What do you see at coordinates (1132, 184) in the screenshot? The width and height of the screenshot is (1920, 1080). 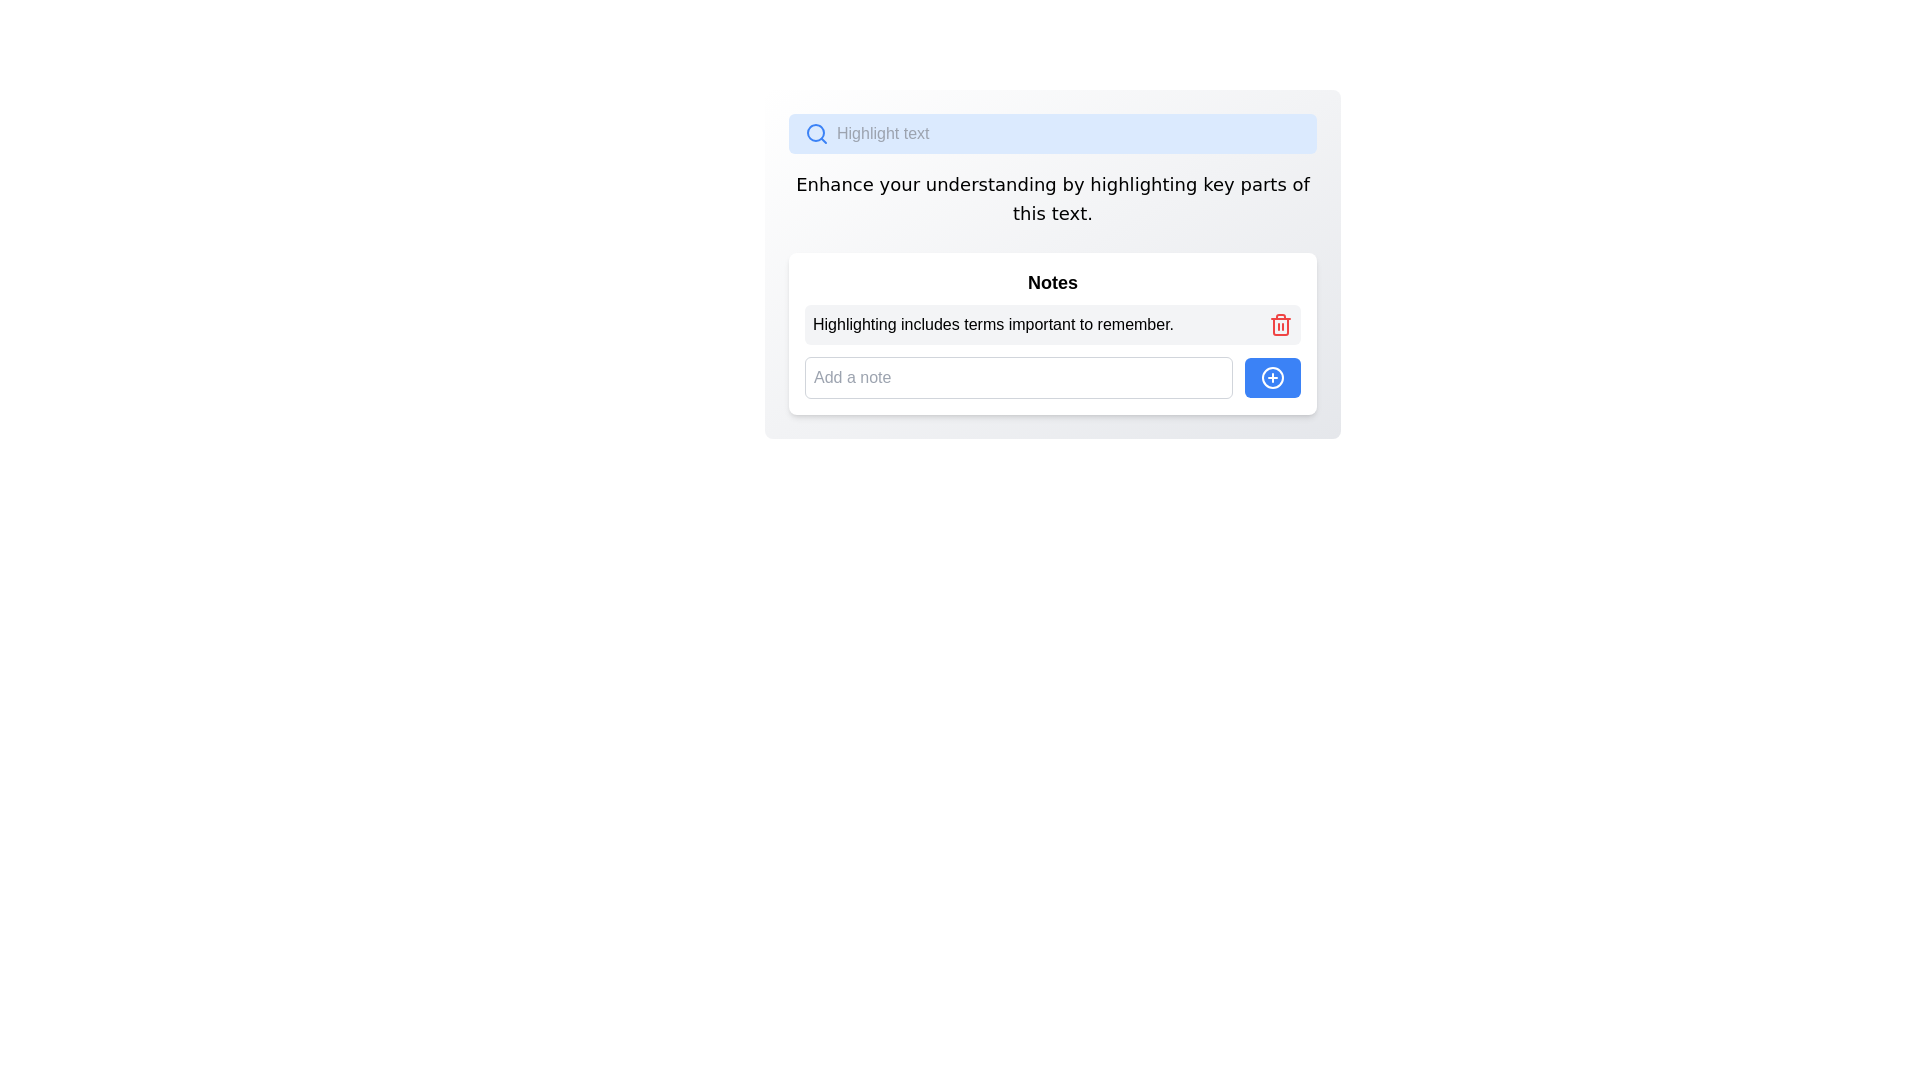 I see `the 'l' character in the word 'highlighting' within the instructional text located at the top of the interface, directly above the notes section` at bounding box center [1132, 184].